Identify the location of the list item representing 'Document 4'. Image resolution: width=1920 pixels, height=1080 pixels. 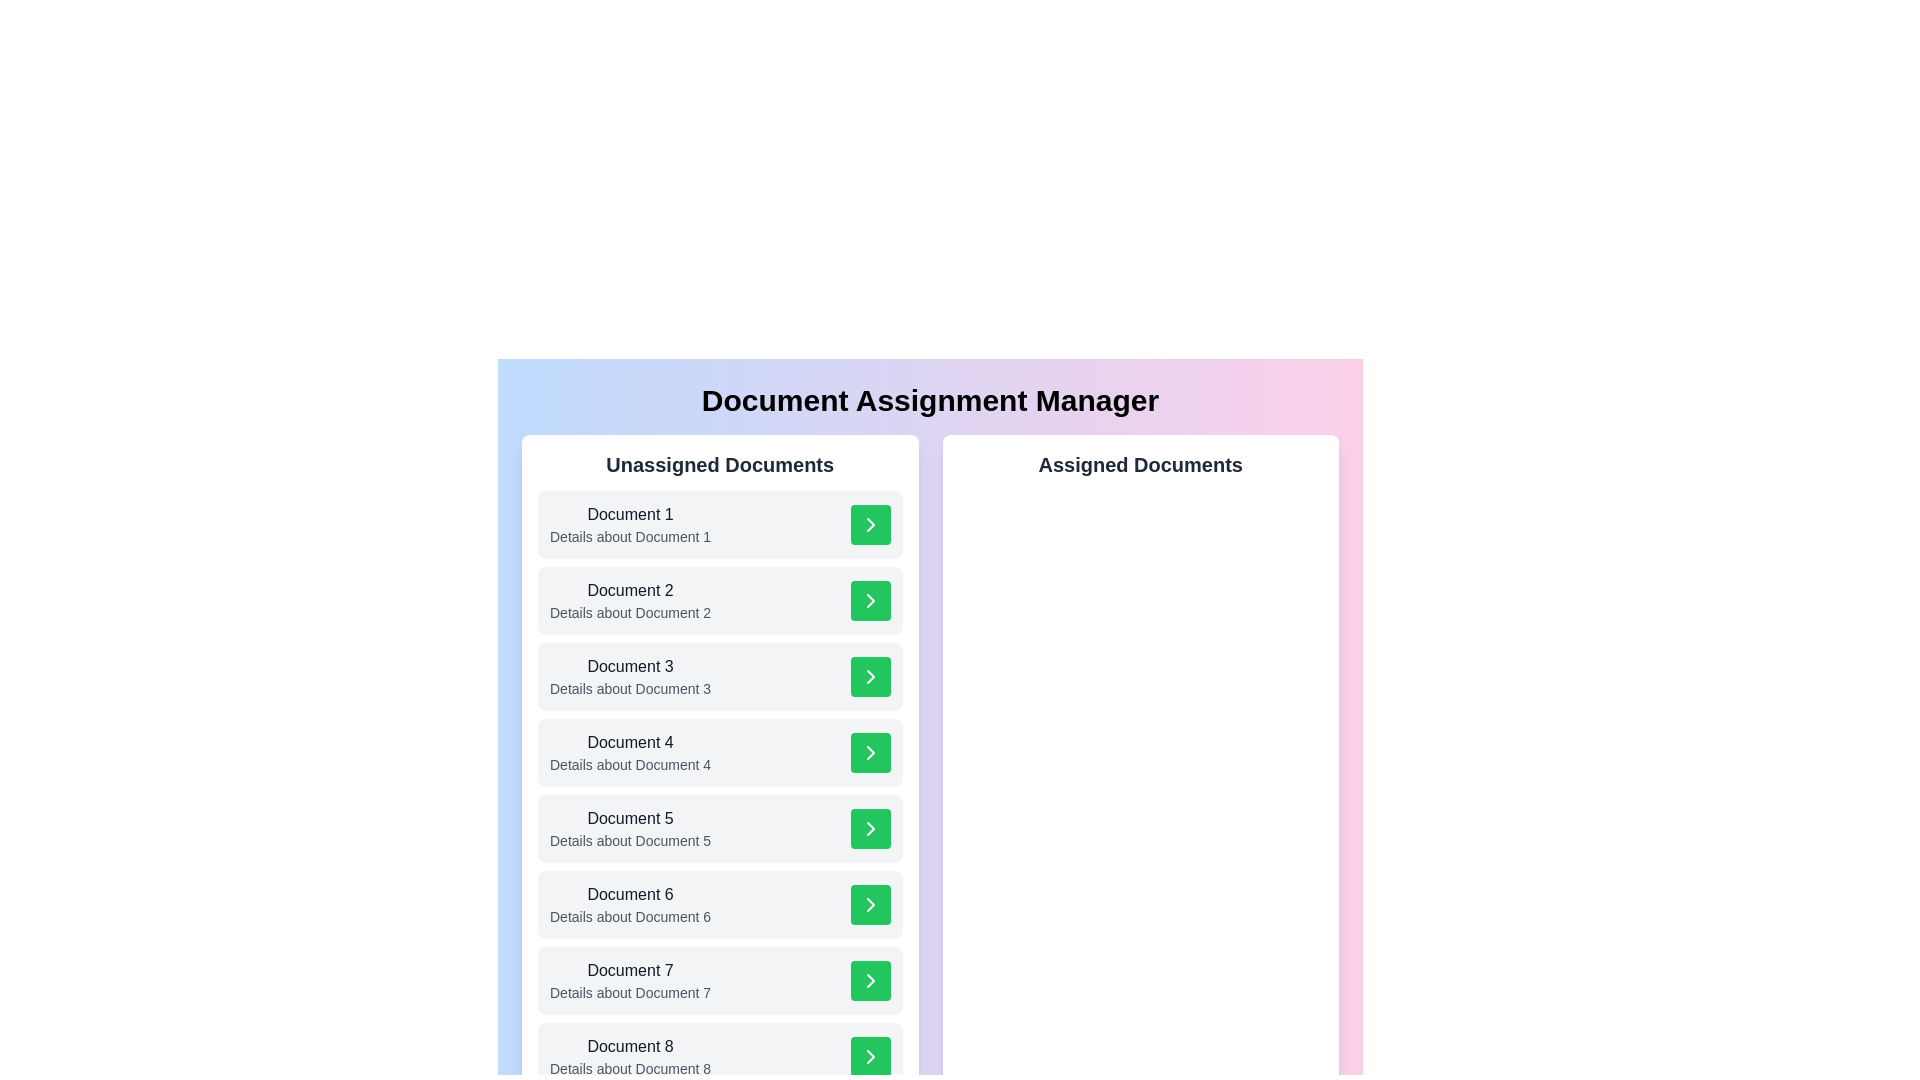
(720, 752).